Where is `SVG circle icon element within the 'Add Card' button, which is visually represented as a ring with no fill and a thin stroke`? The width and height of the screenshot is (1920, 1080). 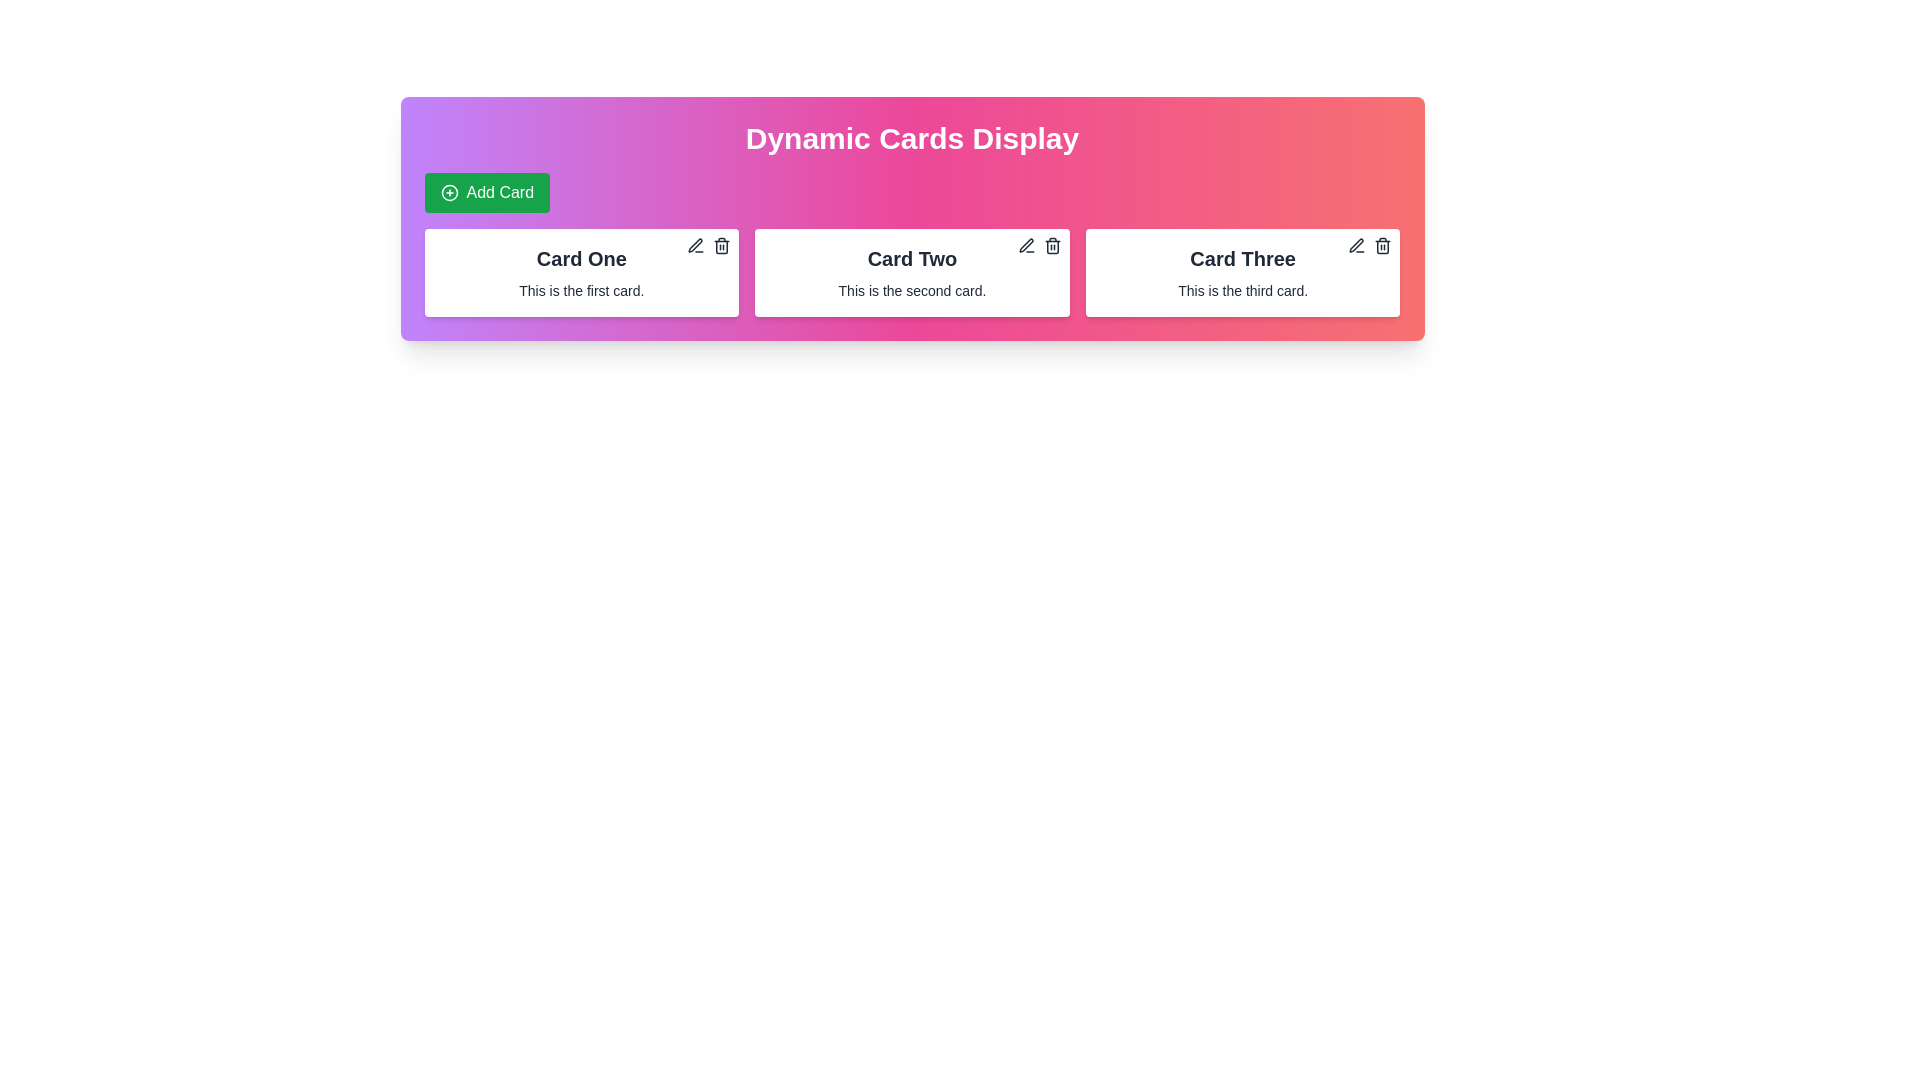
SVG circle icon element within the 'Add Card' button, which is visually represented as a ring with no fill and a thin stroke is located at coordinates (448, 192).